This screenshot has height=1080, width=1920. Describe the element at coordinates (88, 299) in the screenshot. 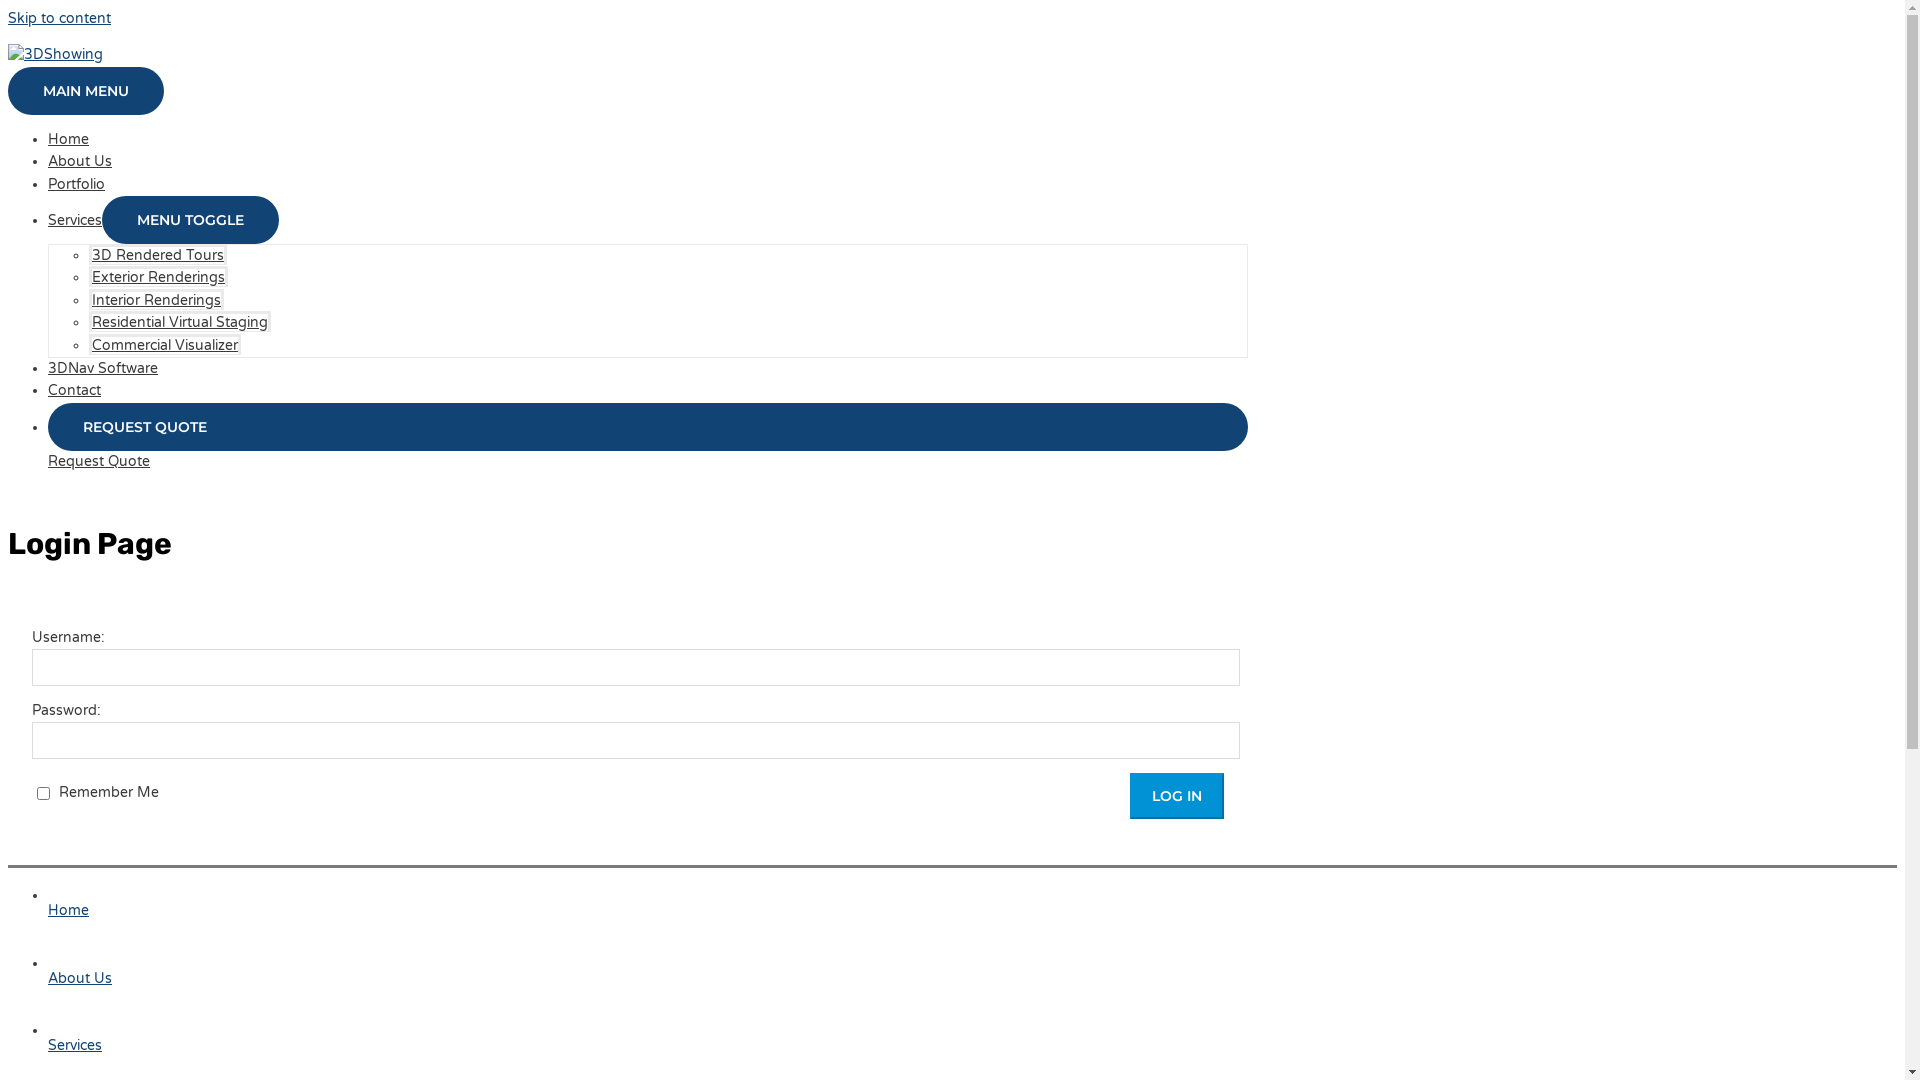

I see `'Interior Renderings'` at that location.